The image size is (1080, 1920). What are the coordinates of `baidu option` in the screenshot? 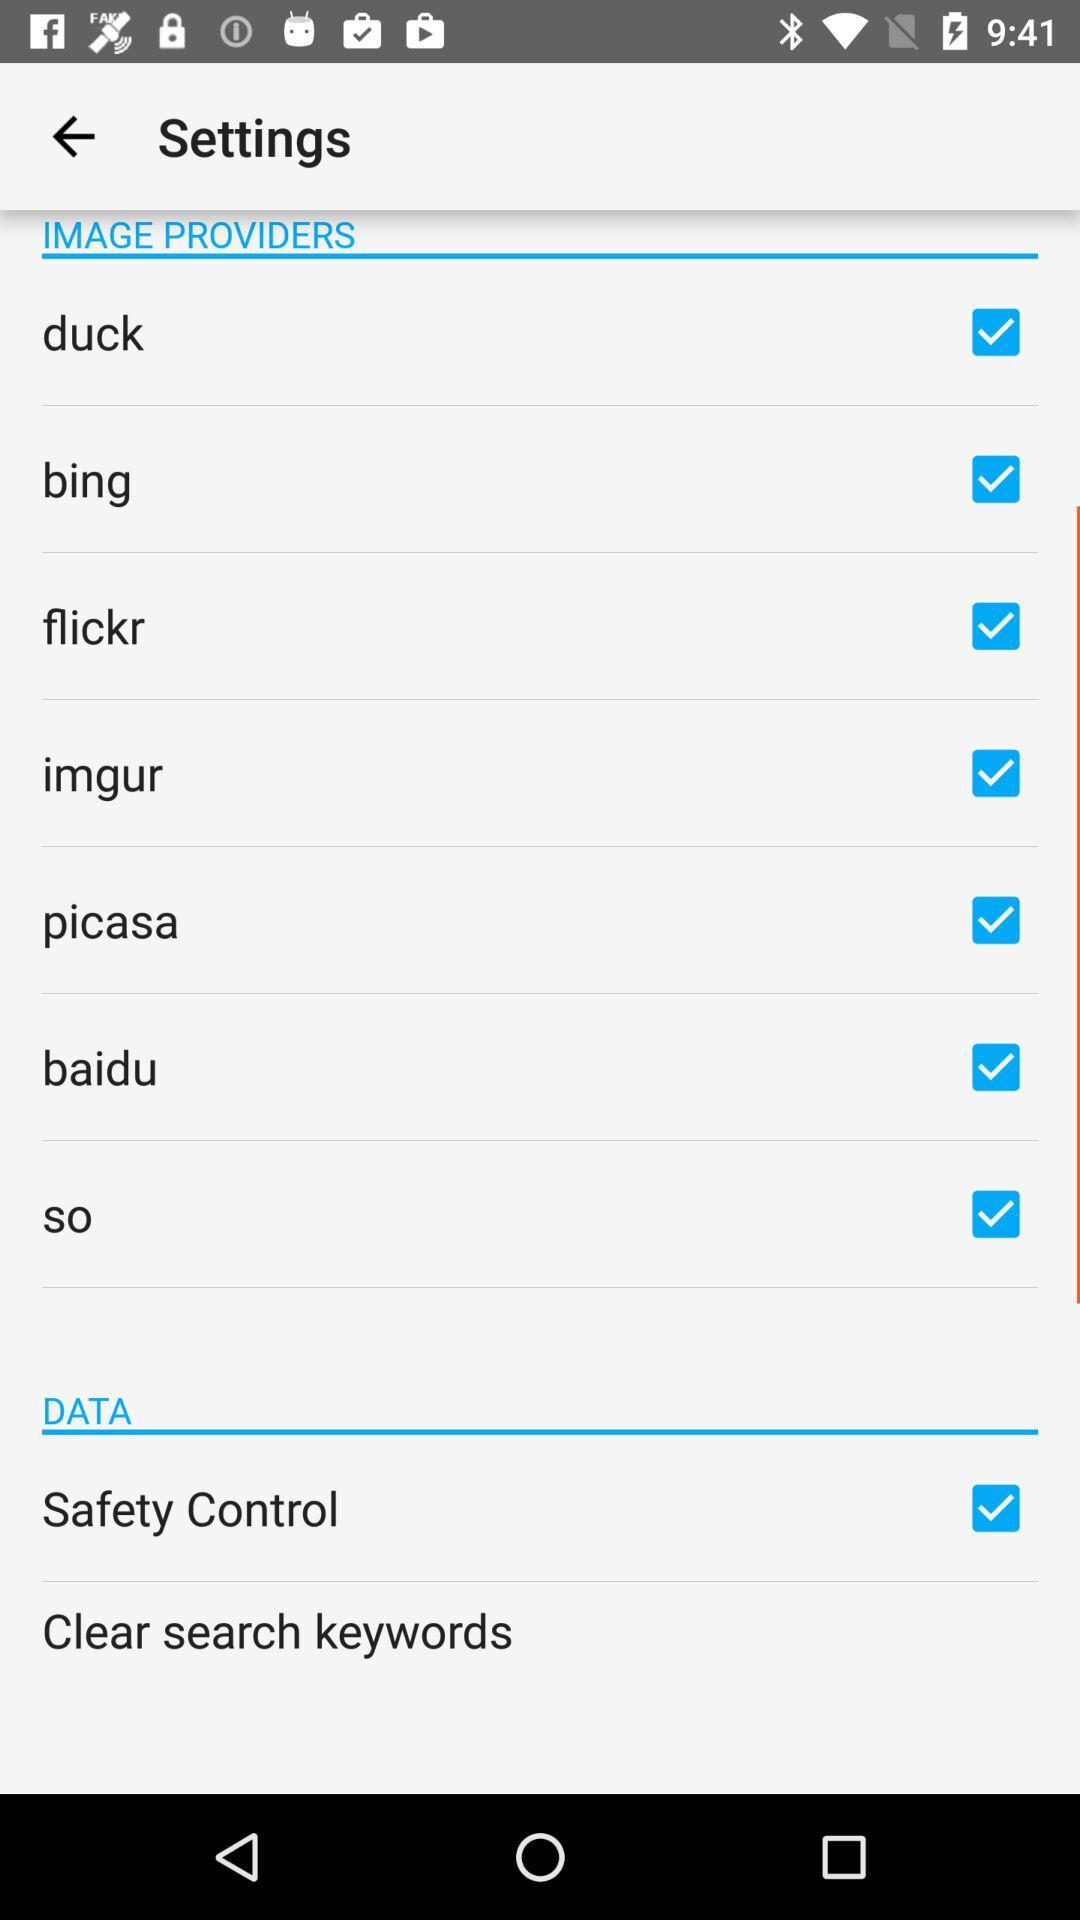 It's located at (995, 1065).